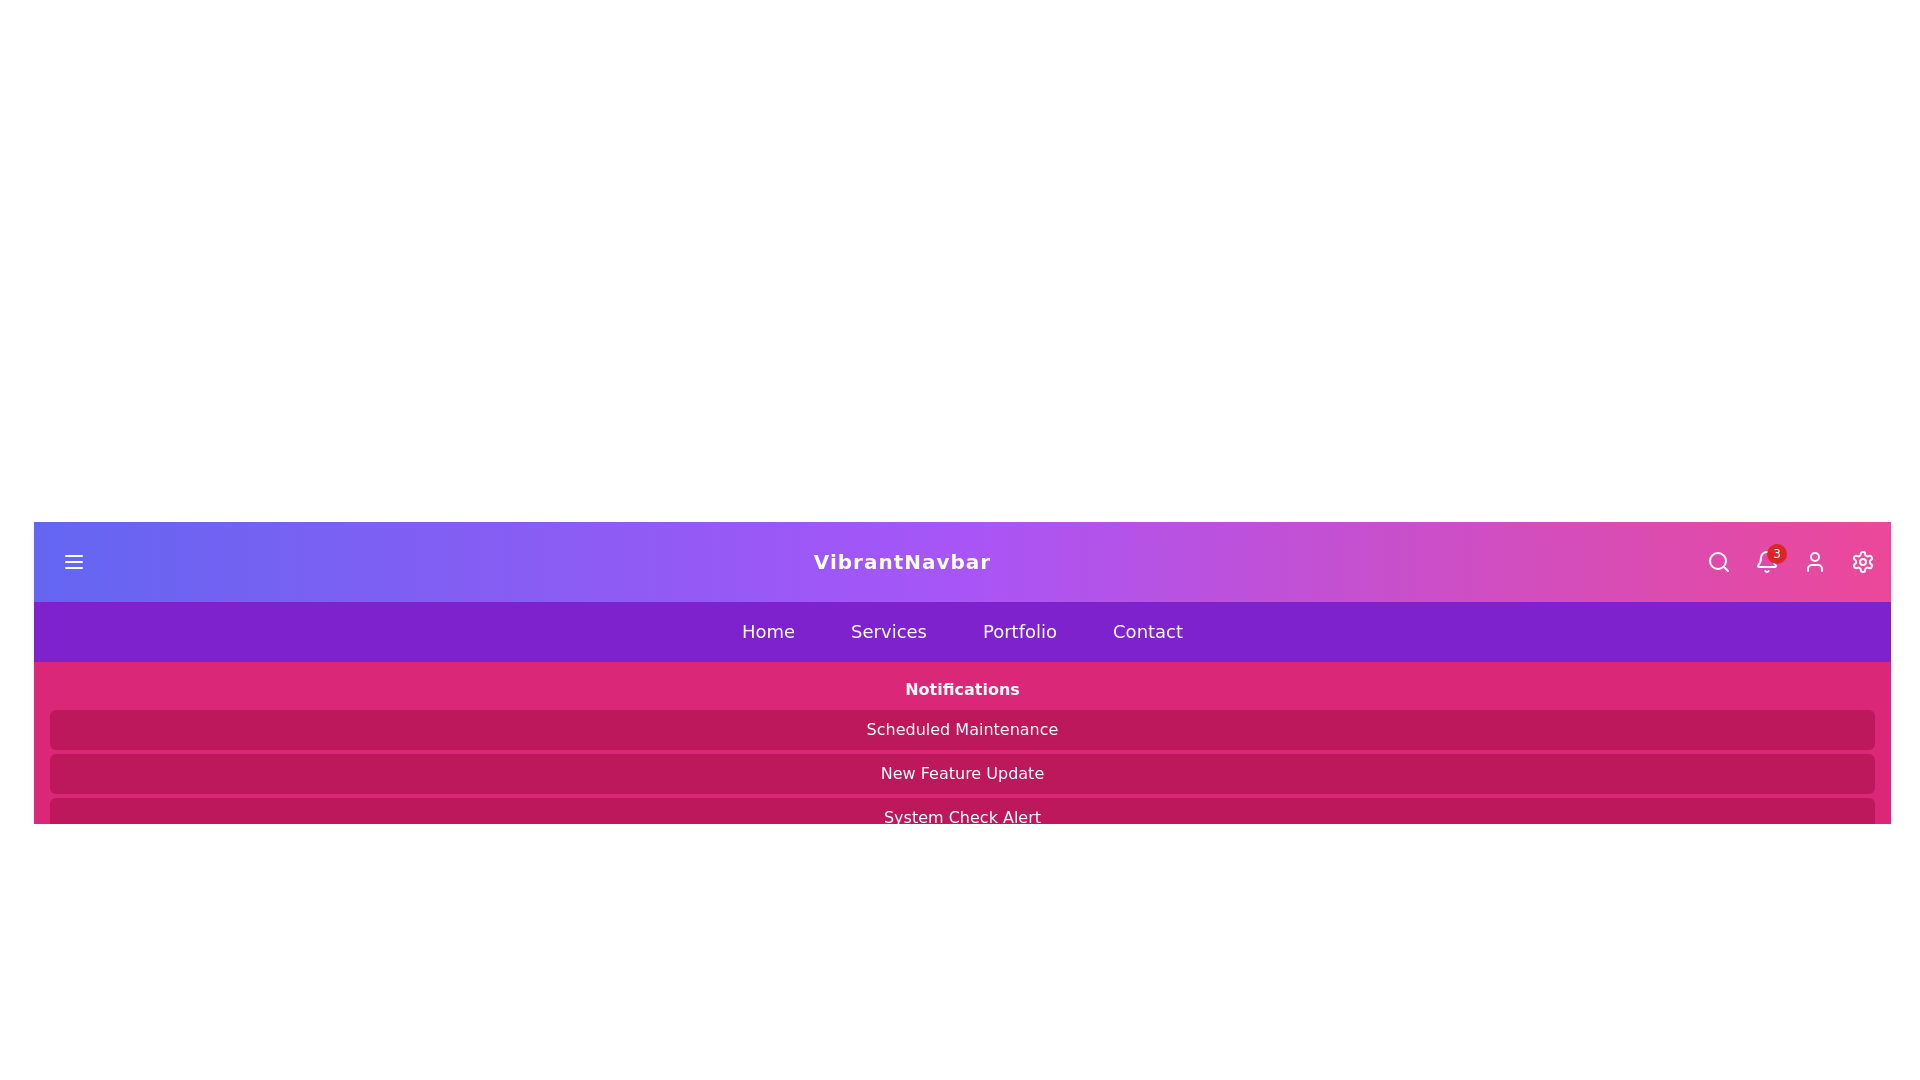 This screenshot has width=1920, height=1080. What do you see at coordinates (1717, 562) in the screenshot?
I see `the search icon button located on the right side of the navigation bar, adjacent to the notification bell` at bounding box center [1717, 562].